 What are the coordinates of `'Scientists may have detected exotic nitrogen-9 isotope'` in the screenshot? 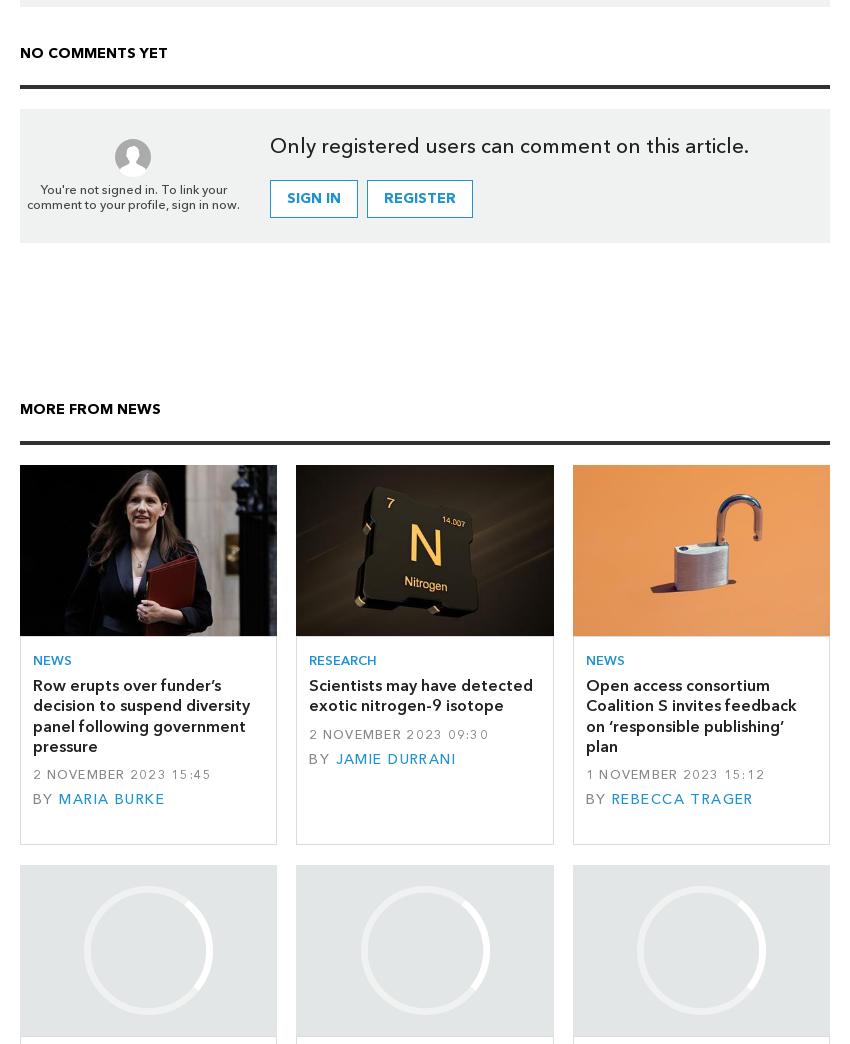 It's located at (421, 694).